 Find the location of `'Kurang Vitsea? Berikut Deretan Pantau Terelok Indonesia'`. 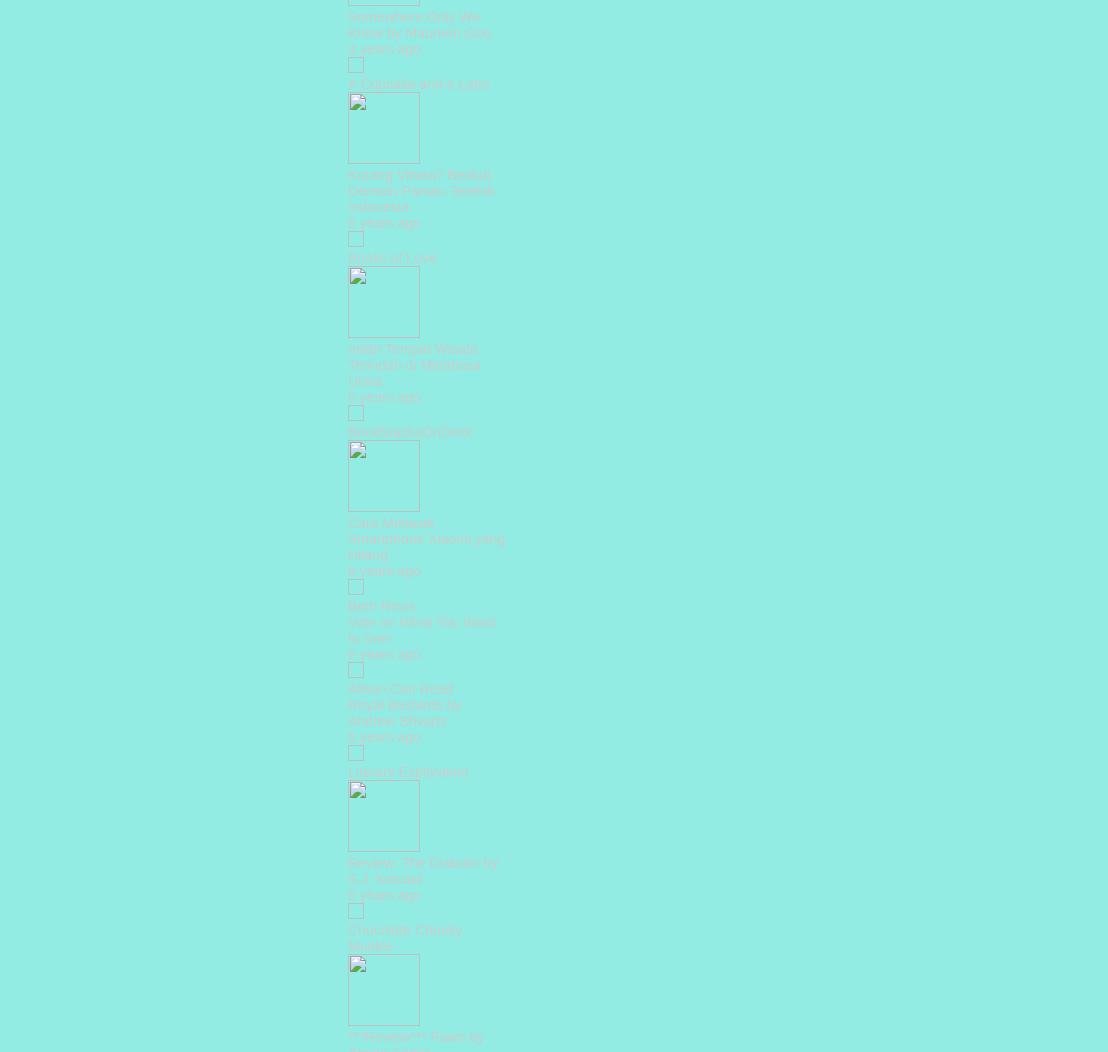

'Kurang Vitsea? Berikut Deretan Pantau Terelok Indonesia' is located at coordinates (420, 189).